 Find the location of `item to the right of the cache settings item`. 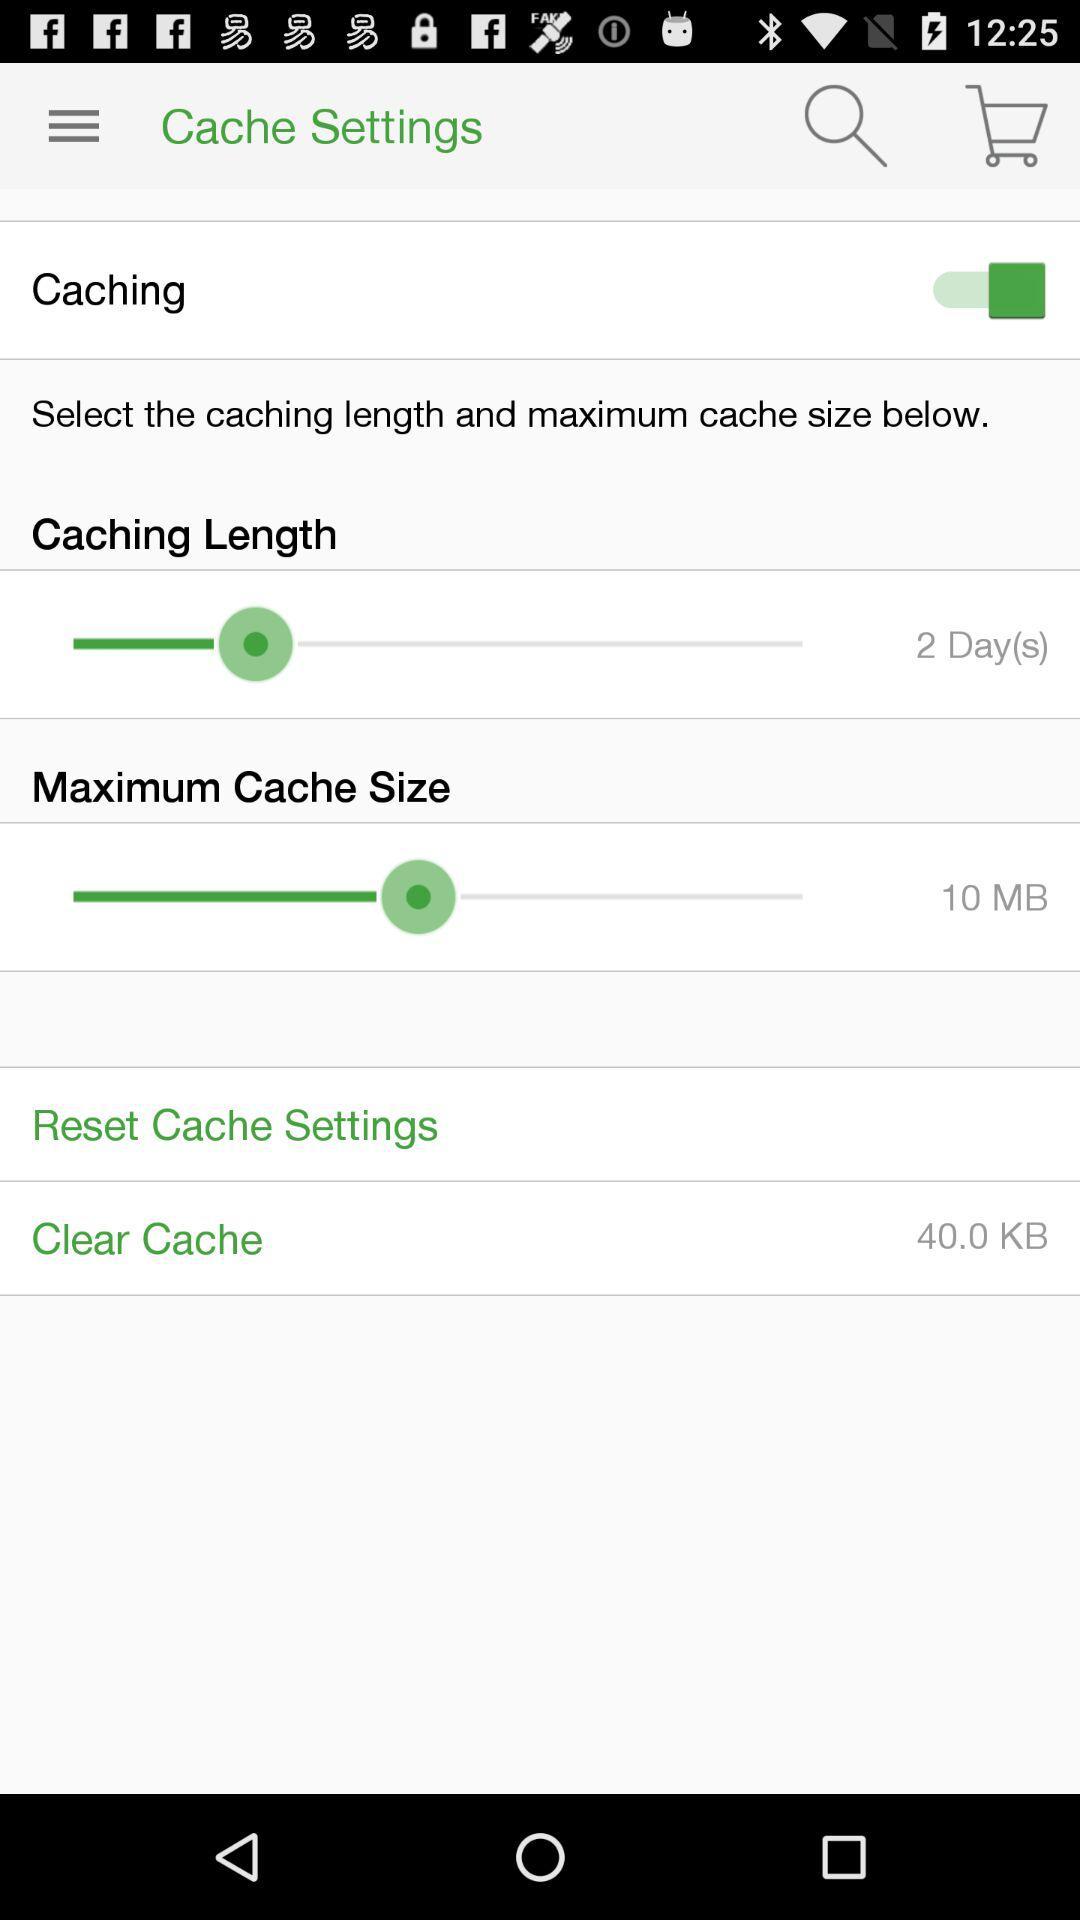

item to the right of the cache settings item is located at coordinates (845, 124).